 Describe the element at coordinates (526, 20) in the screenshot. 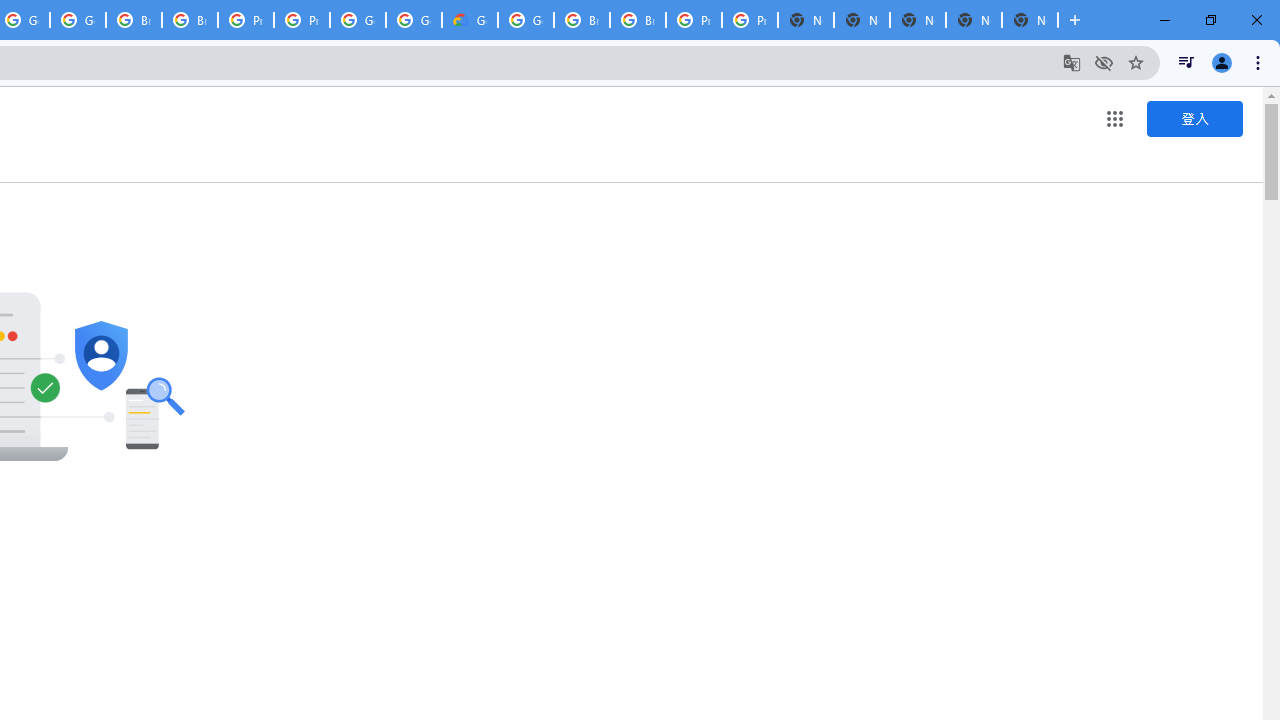

I see `'Google Cloud Platform'` at that location.